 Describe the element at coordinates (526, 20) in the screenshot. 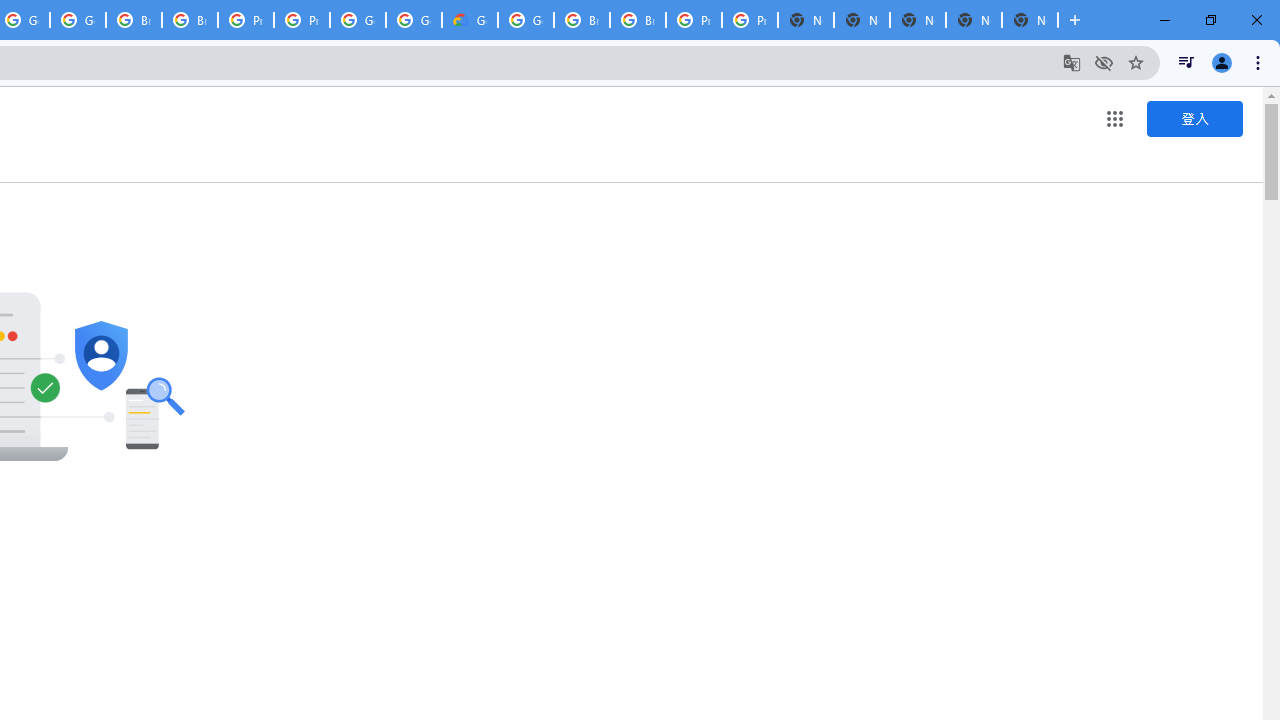

I see `'Google Cloud Platform'` at that location.